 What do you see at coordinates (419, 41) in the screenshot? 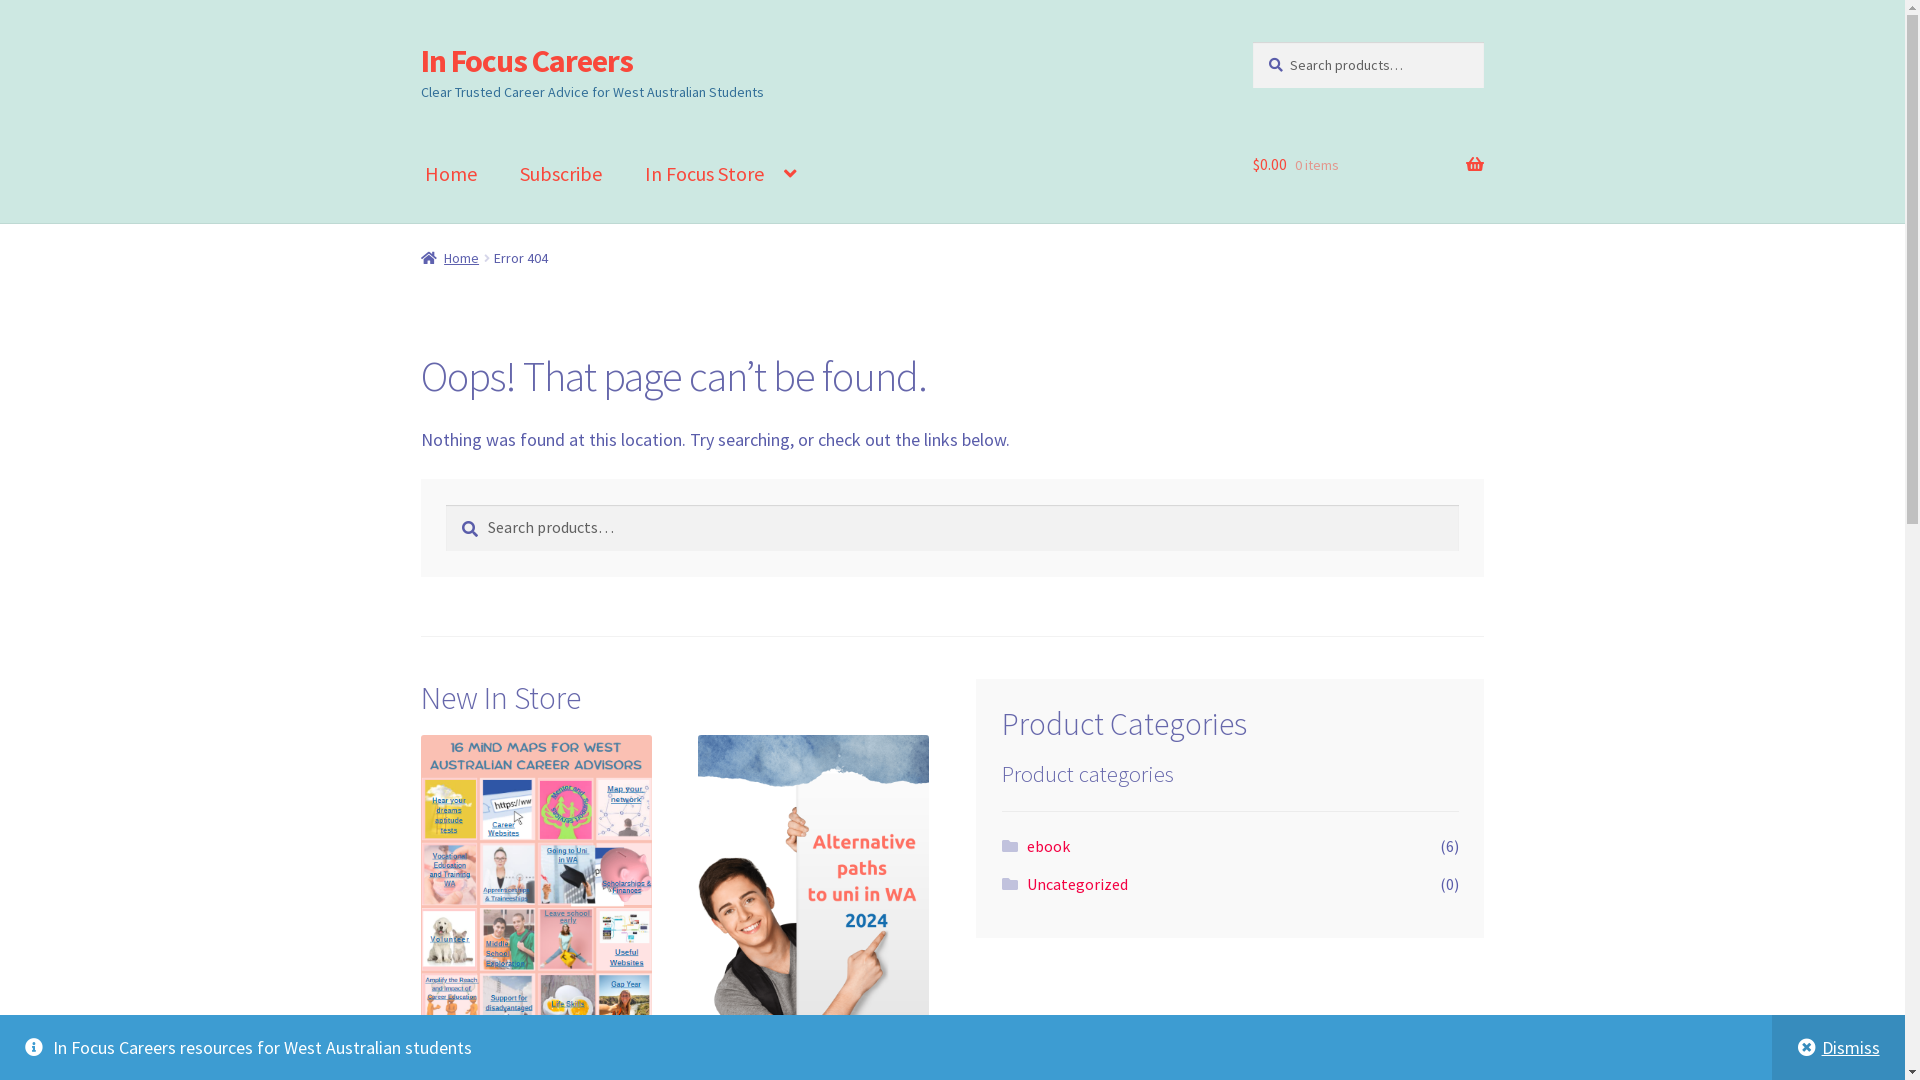
I see `'Skip to navigation'` at bounding box center [419, 41].